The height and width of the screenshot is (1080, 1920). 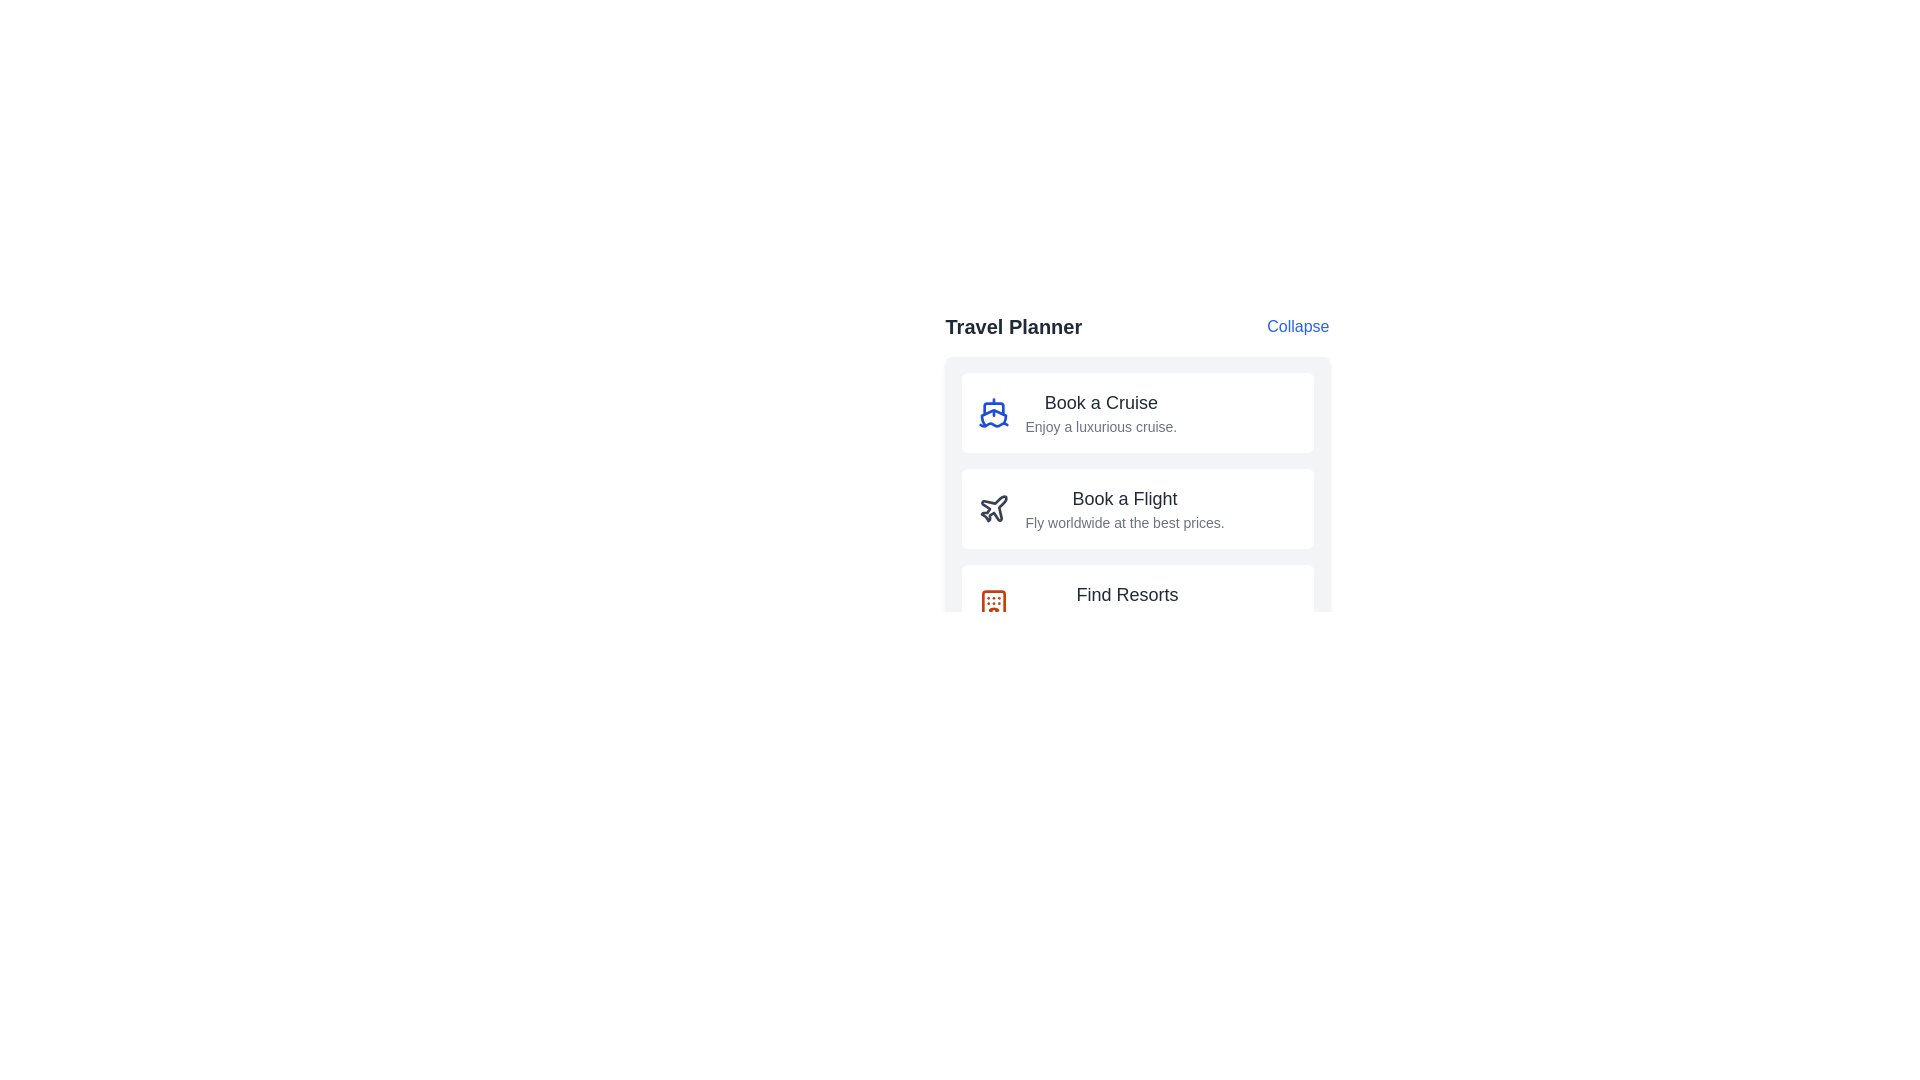 What do you see at coordinates (1137, 508) in the screenshot?
I see `the second card in the Travel Planner section` at bounding box center [1137, 508].